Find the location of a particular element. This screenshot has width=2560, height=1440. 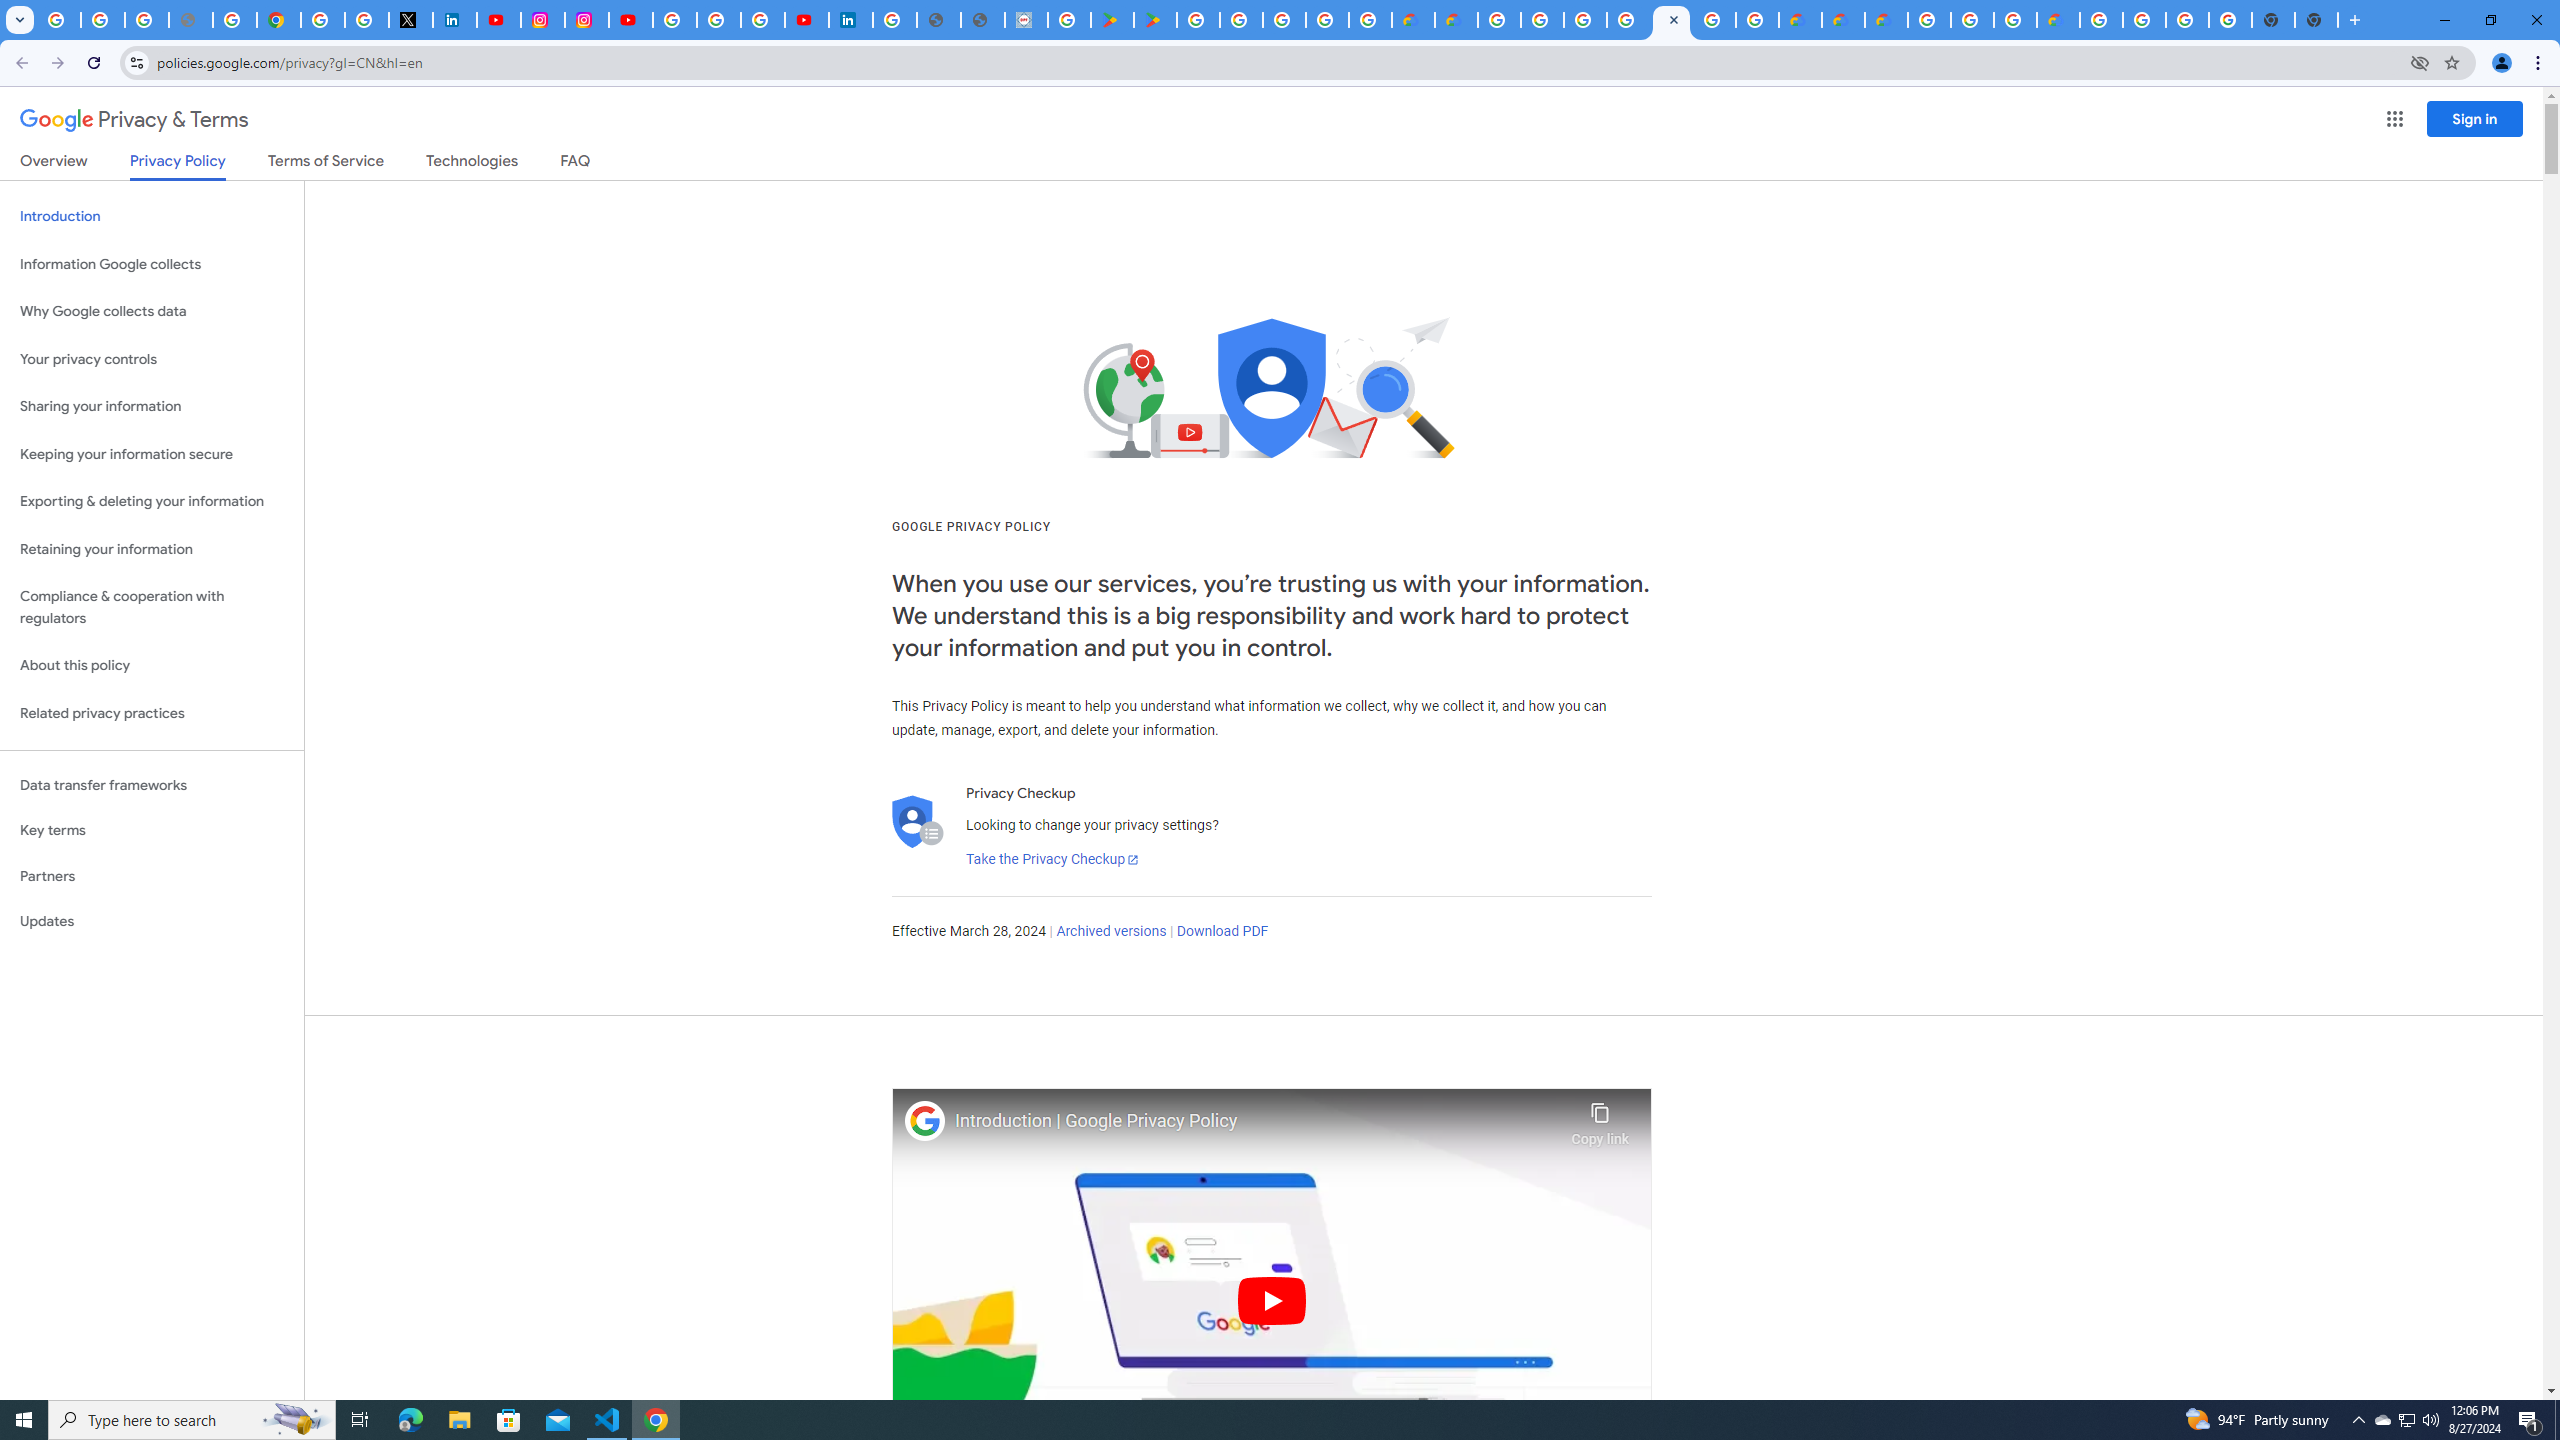

'Google Cloud Platform' is located at coordinates (2100, 19).